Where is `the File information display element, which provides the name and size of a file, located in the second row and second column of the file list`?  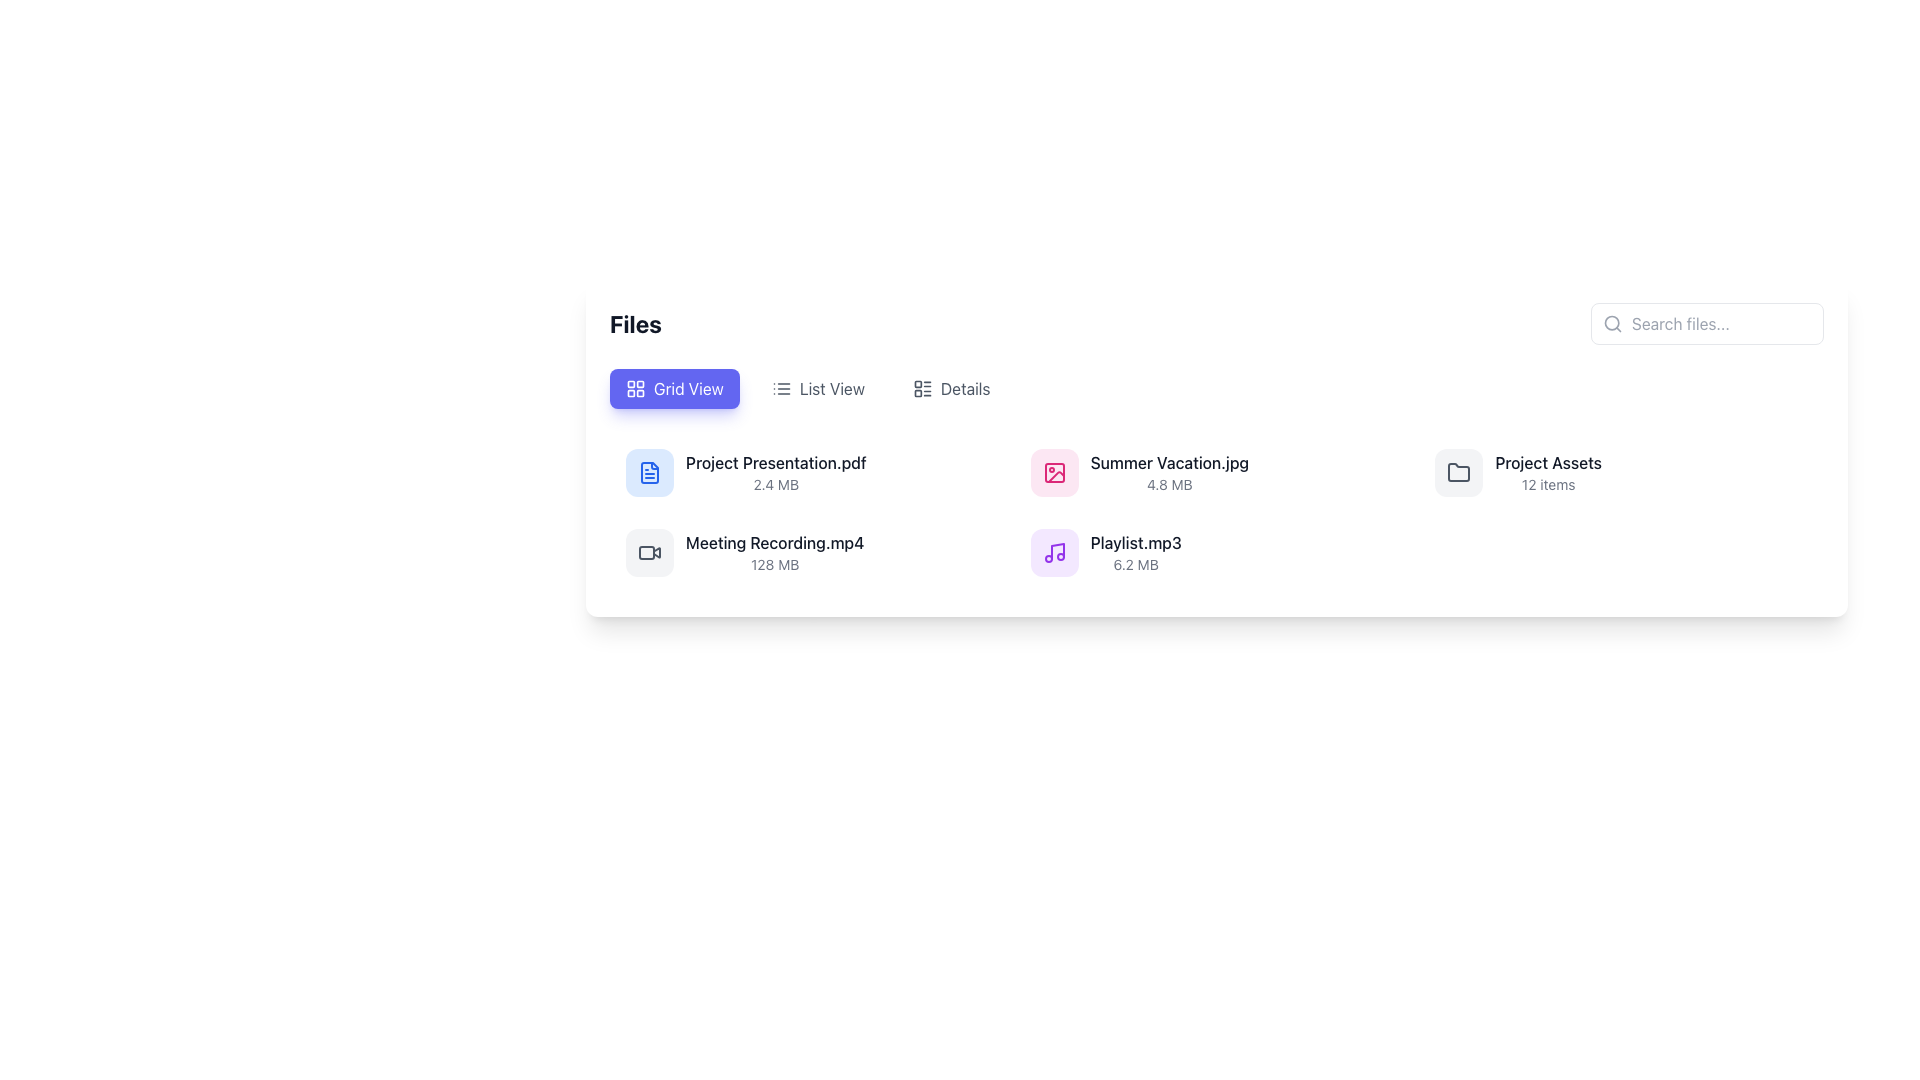 the File information display element, which provides the name and size of a file, located in the second row and second column of the file list is located at coordinates (1169, 473).